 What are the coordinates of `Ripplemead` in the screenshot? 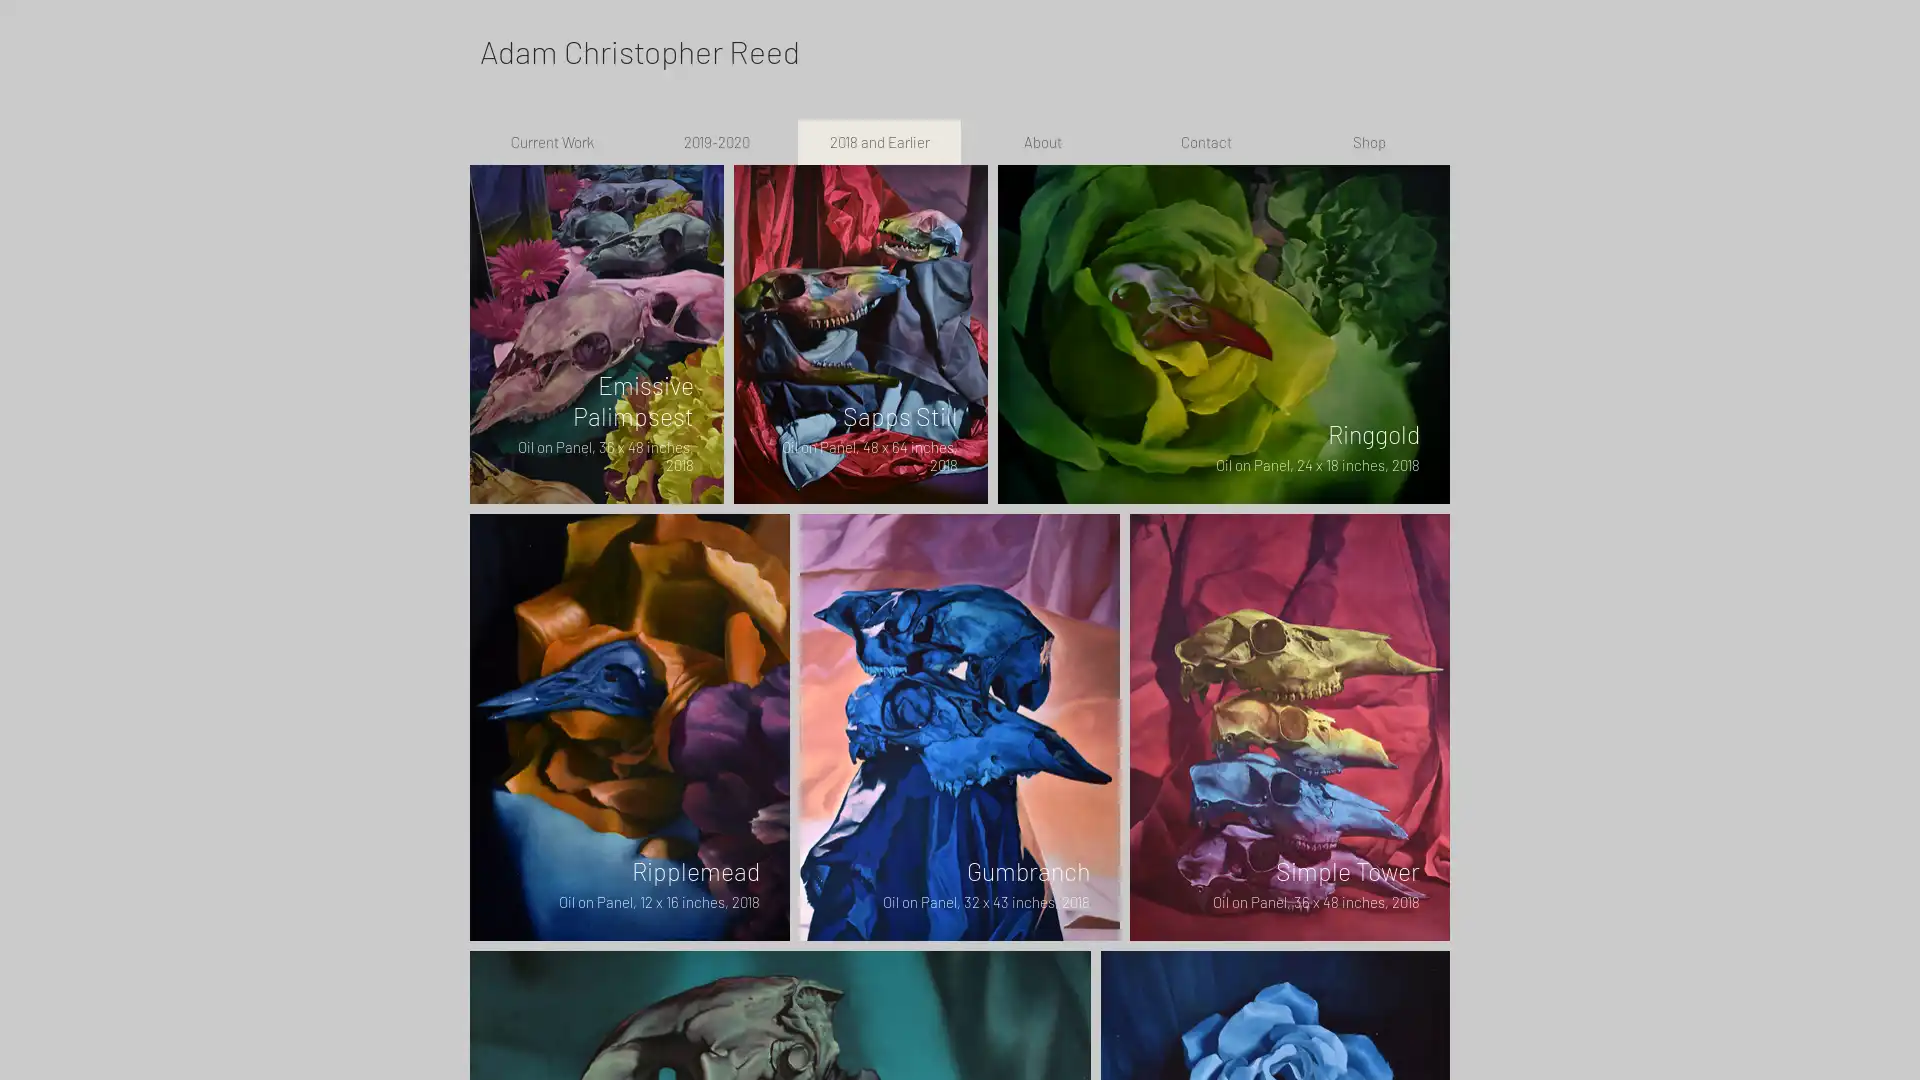 It's located at (628, 726).